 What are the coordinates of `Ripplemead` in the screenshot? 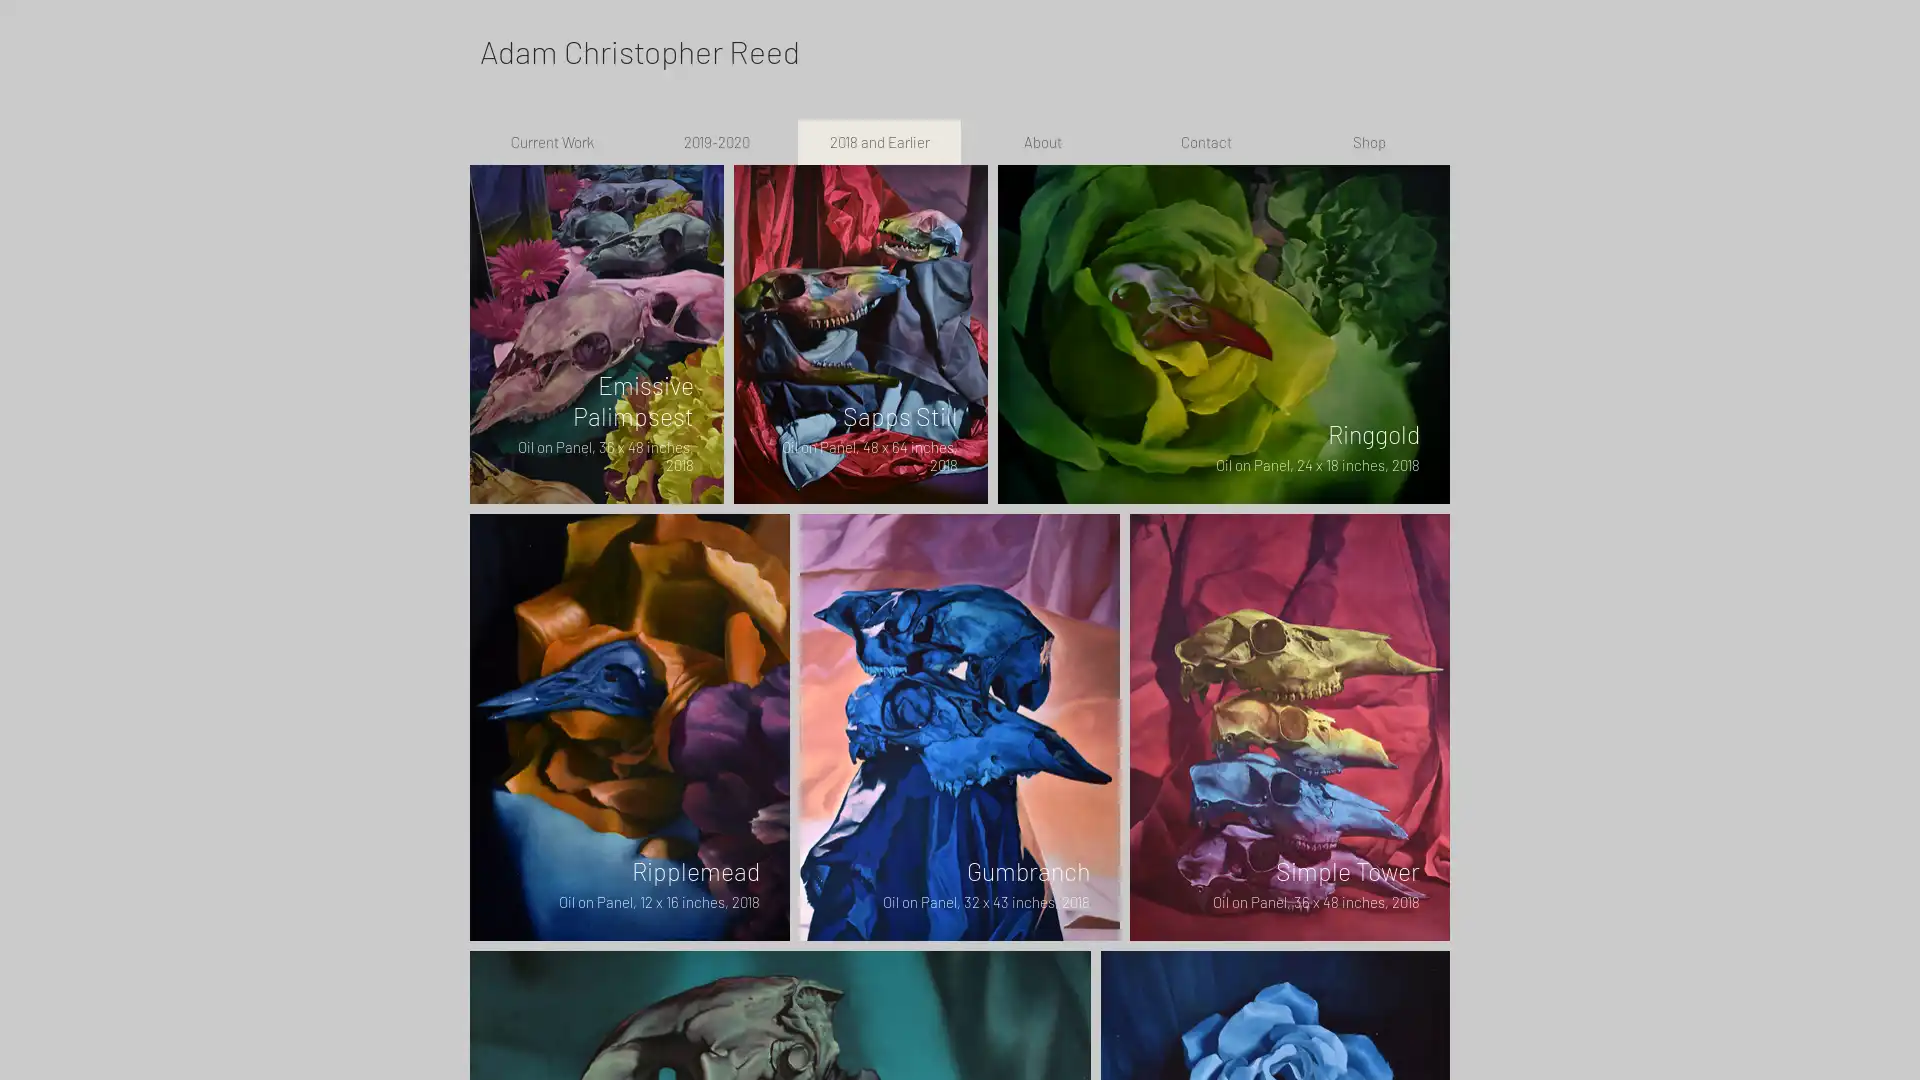 It's located at (628, 726).